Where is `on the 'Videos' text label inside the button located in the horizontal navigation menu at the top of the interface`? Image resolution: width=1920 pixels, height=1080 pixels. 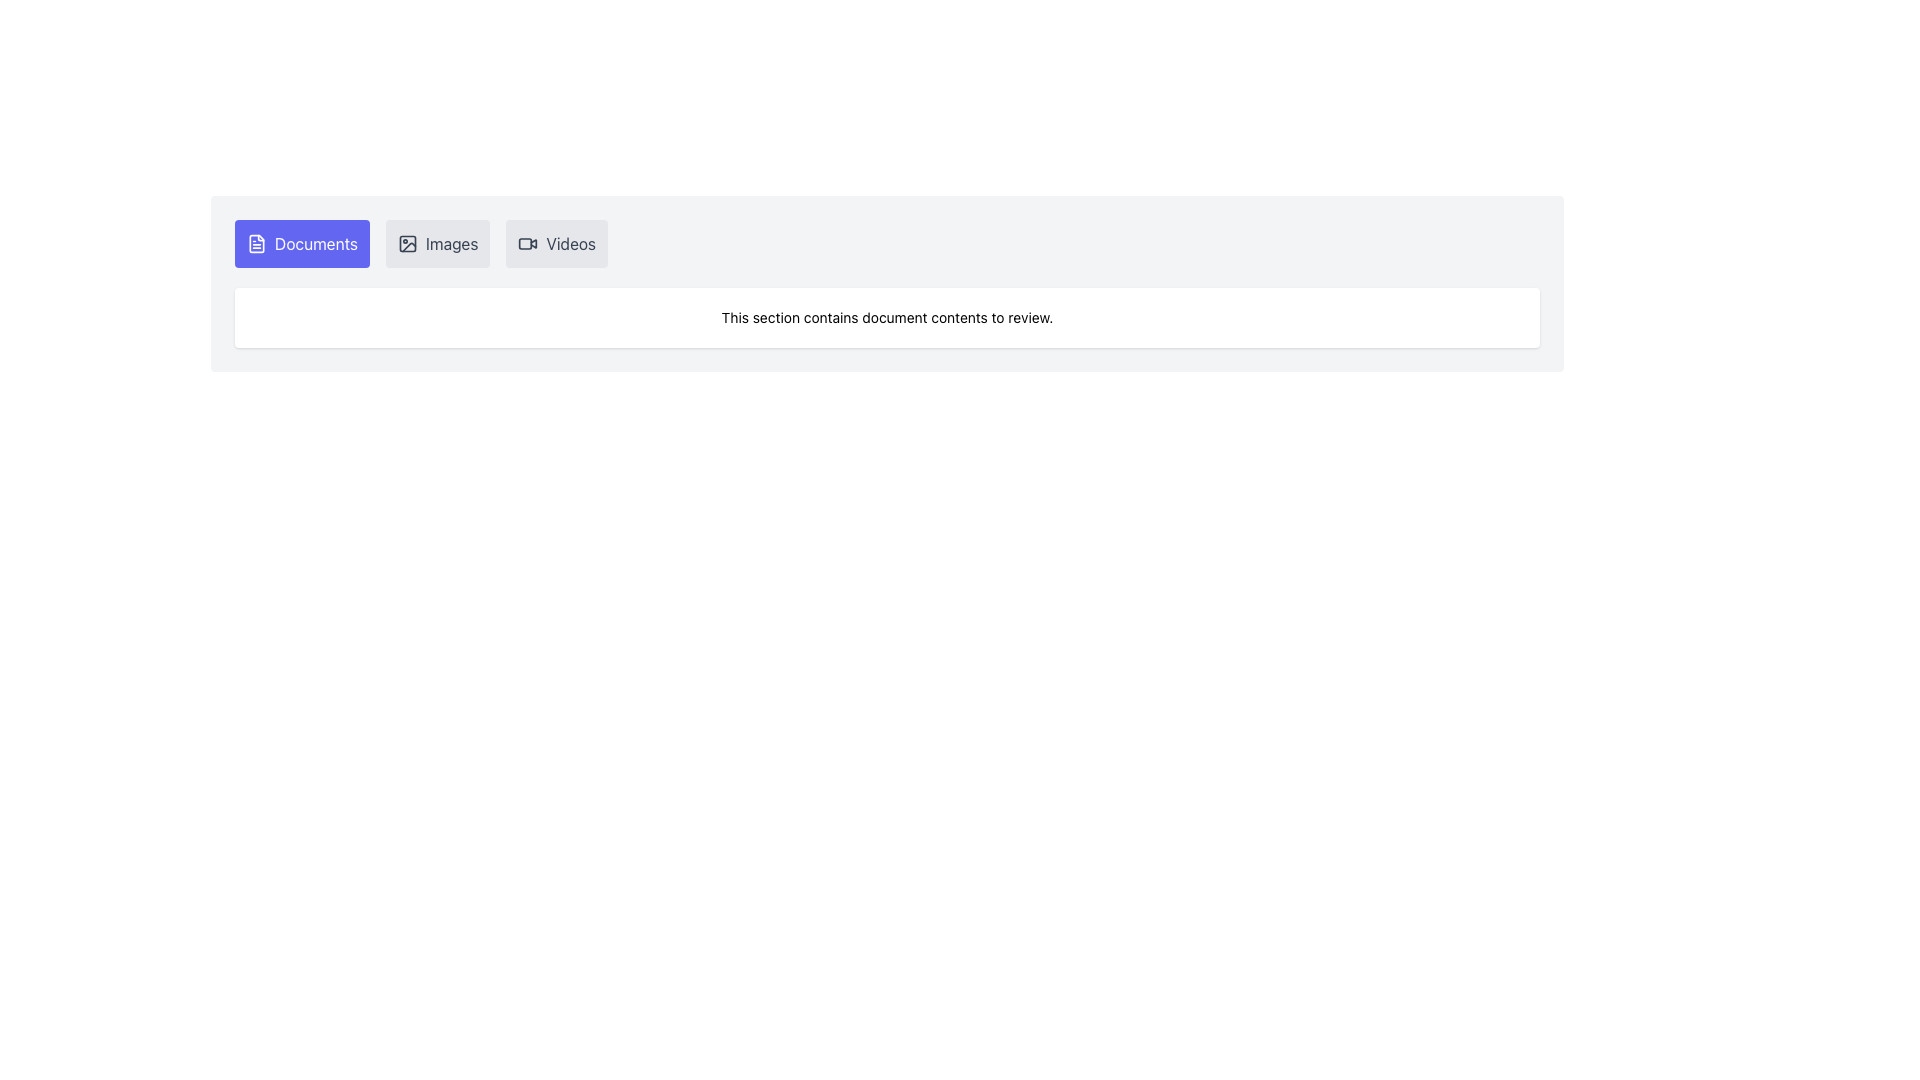
on the 'Videos' text label inside the button located in the horizontal navigation menu at the top of the interface is located at coordinates (570, 242).